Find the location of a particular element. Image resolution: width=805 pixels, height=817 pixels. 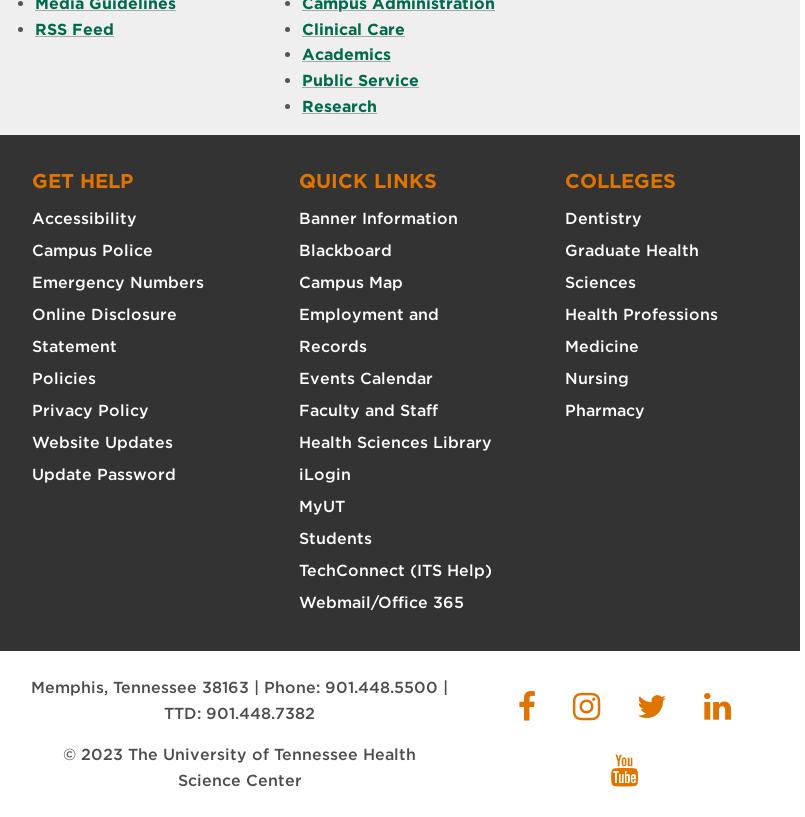

'Quick Links' is located at coordinates (366, 179).